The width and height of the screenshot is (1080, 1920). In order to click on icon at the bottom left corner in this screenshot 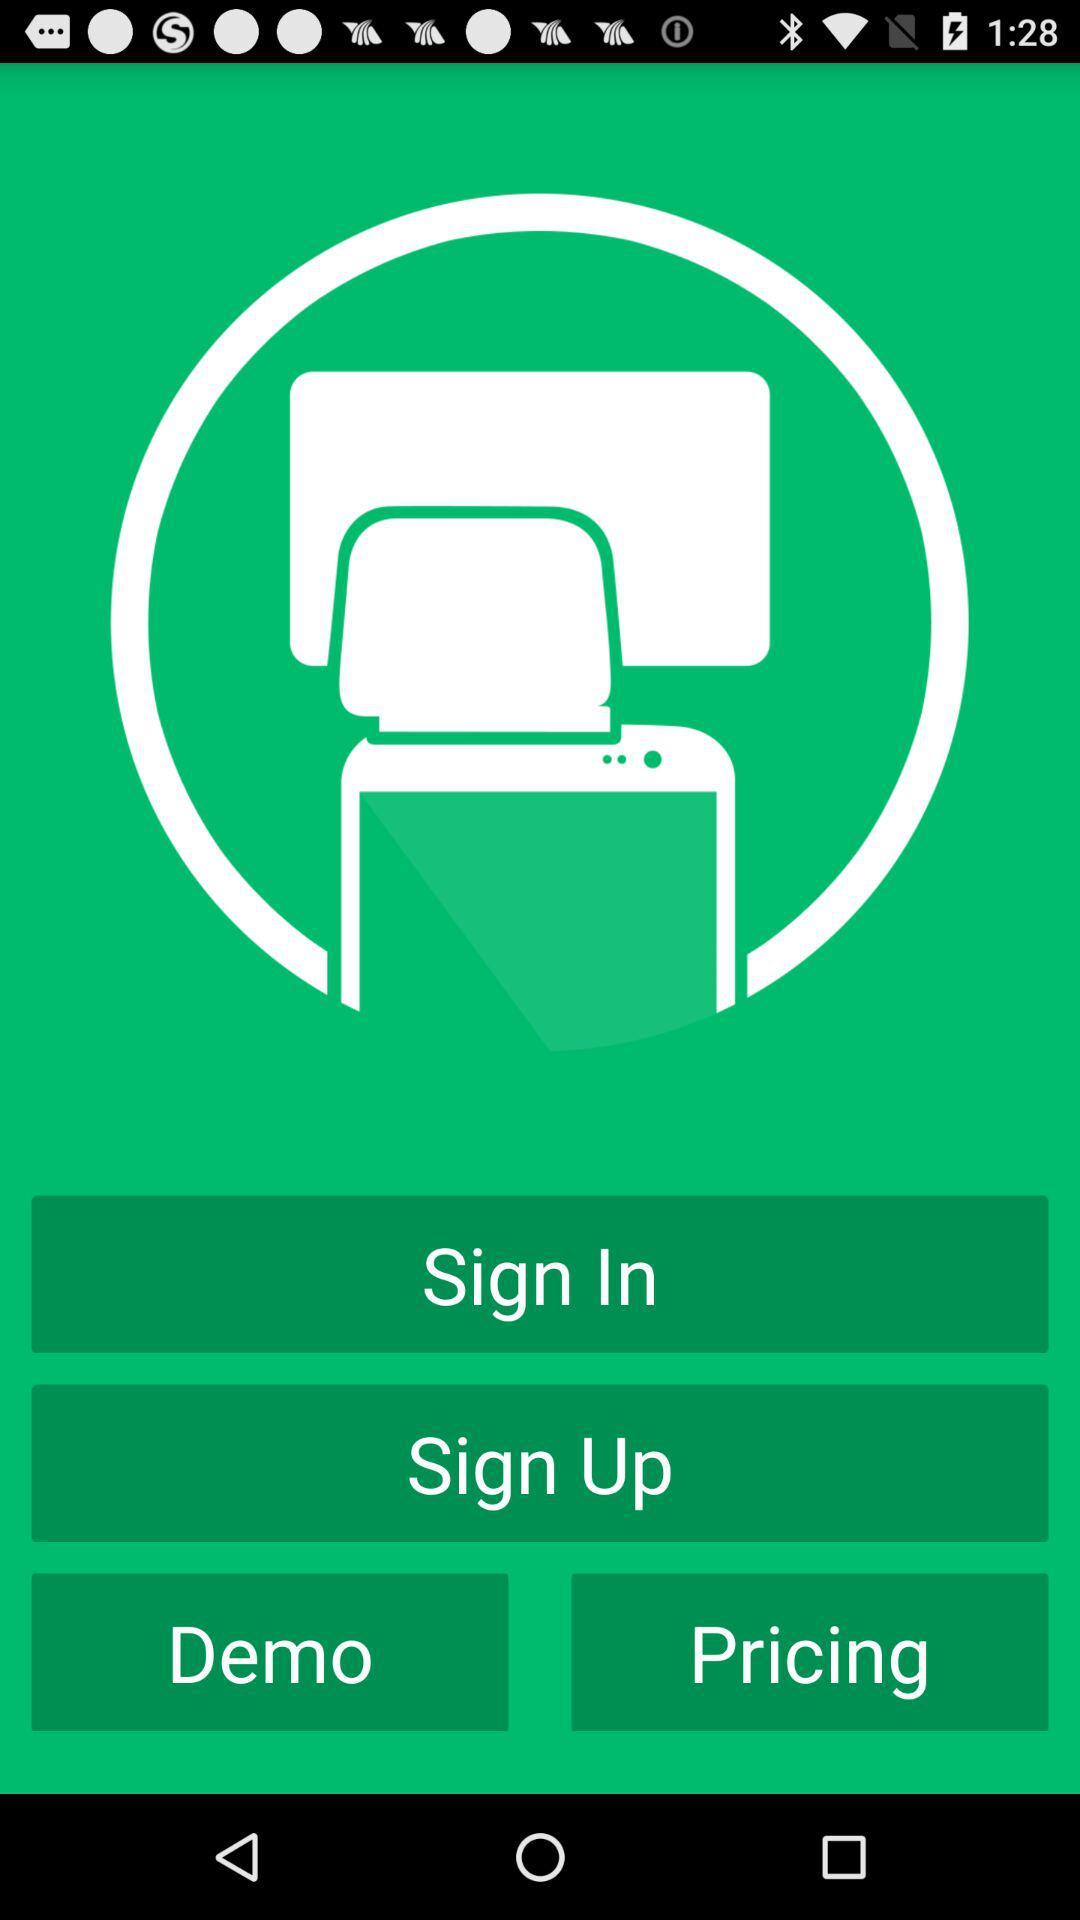, I will do `click(270, 1652)`.